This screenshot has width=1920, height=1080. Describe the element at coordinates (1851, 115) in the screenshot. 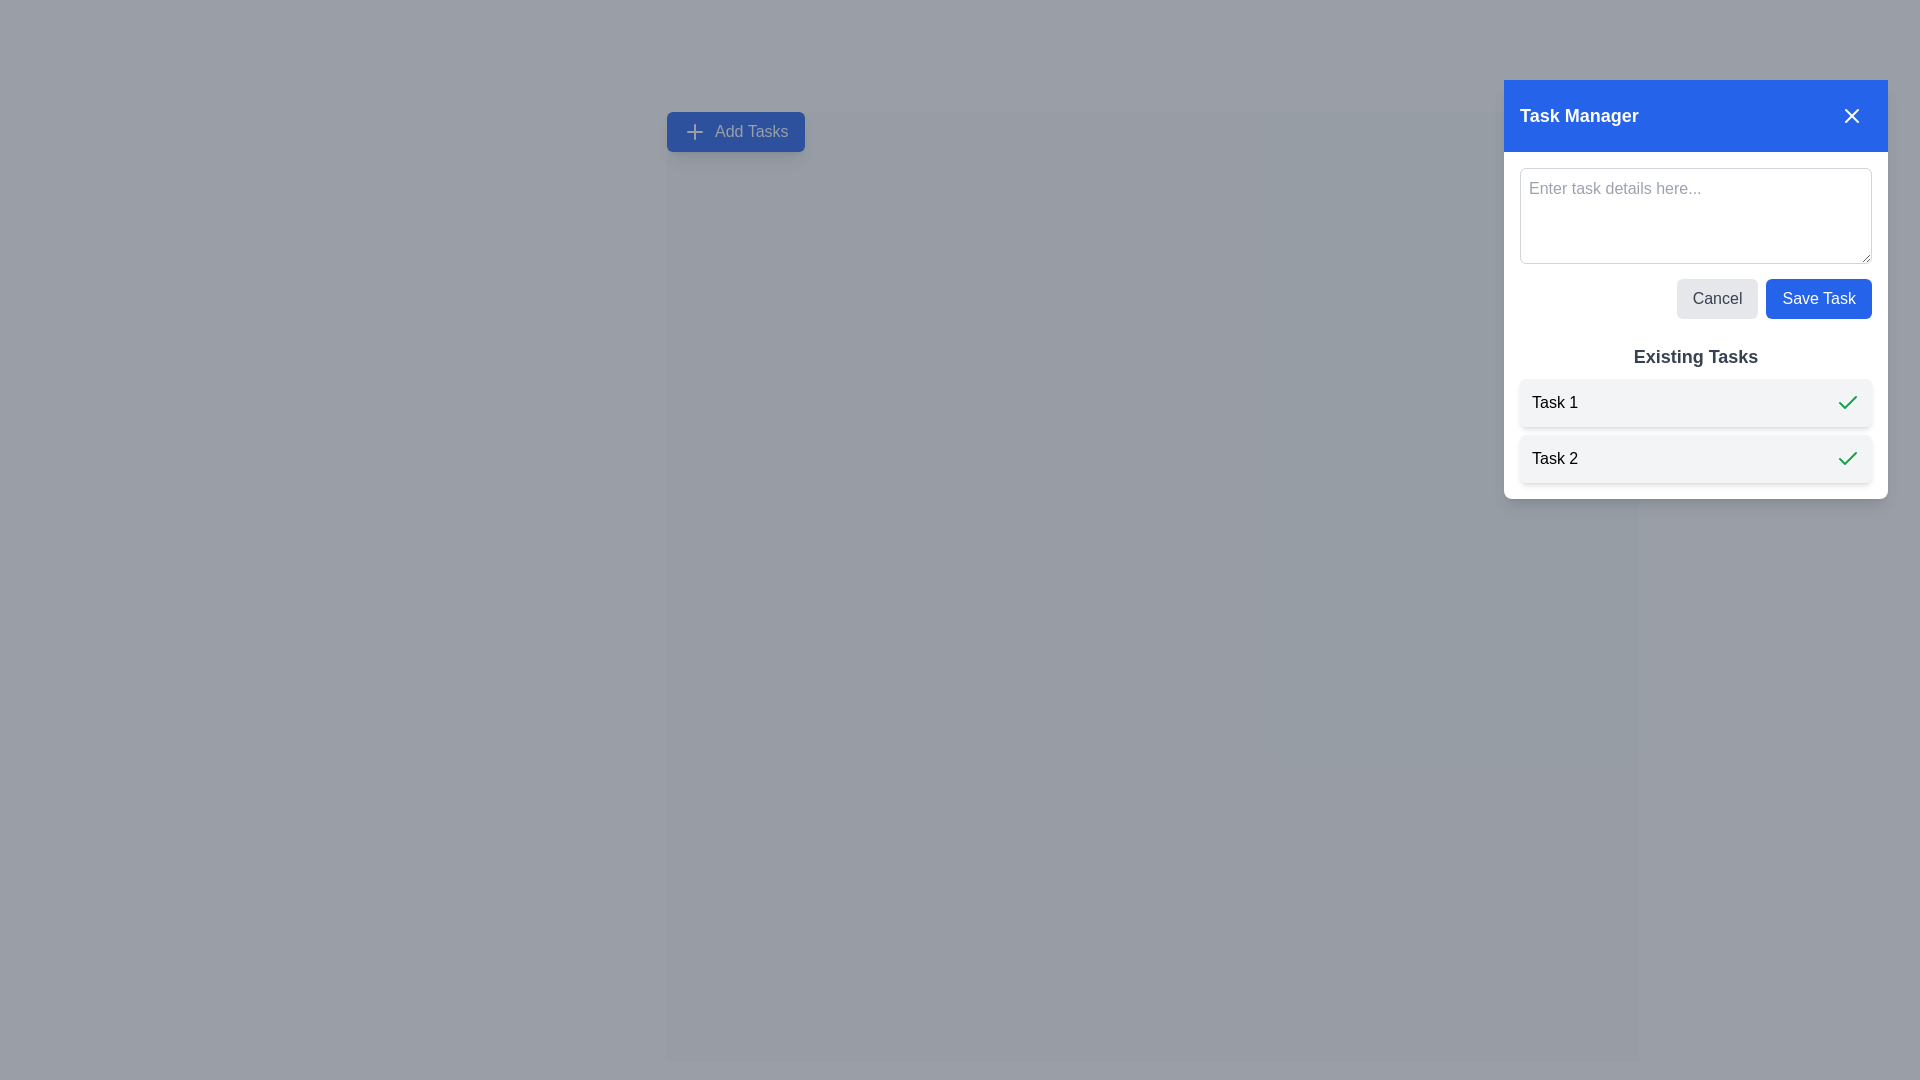

I see `the diagonal line element of the 'X' icon located in the top-right corner of the 'Task Manager' panel` at that location.